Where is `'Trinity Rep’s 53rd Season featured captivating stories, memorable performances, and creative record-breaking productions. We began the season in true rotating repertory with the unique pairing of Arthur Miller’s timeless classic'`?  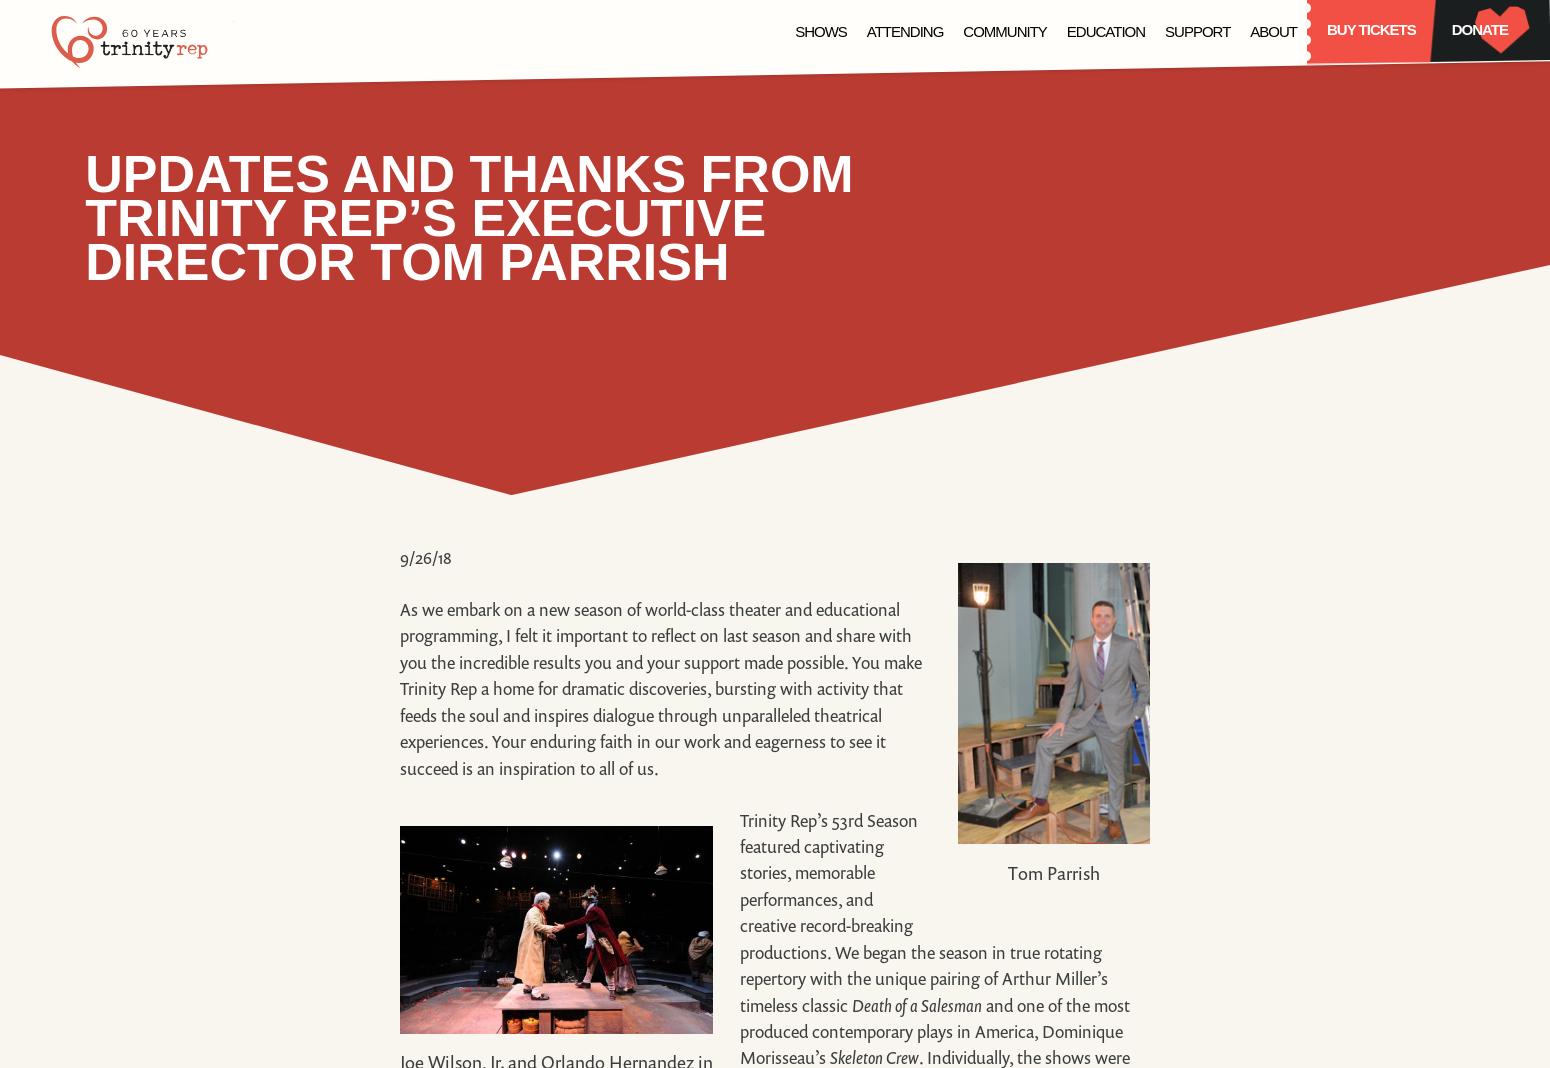 'Trinity Rep’s 53rd Season featured captivating stories, memorable performances, and creative record-breaking productions. We began the season in true rotating repertory with the unique pairing of Arthur Miller’s timeless classic' is located at coordinates (923, 910).